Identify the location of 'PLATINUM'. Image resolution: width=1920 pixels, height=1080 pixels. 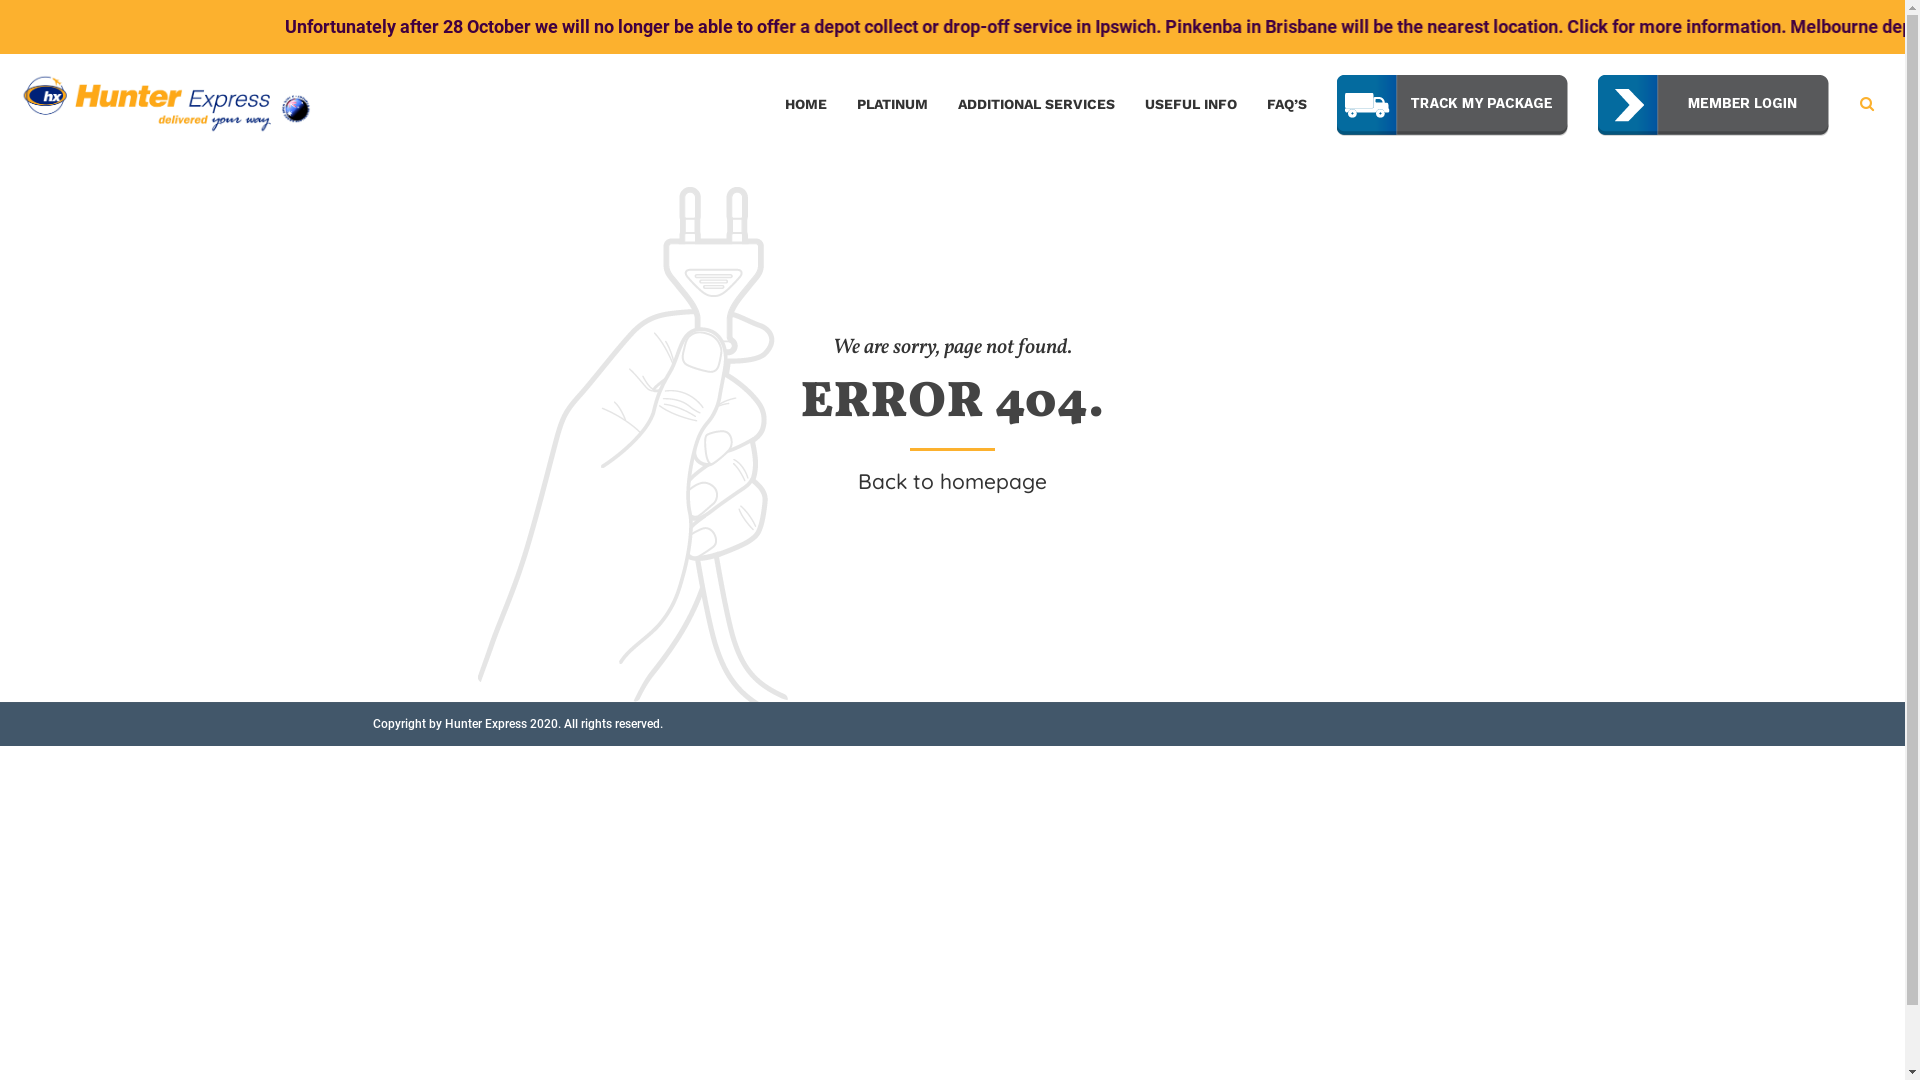
(891, 104).